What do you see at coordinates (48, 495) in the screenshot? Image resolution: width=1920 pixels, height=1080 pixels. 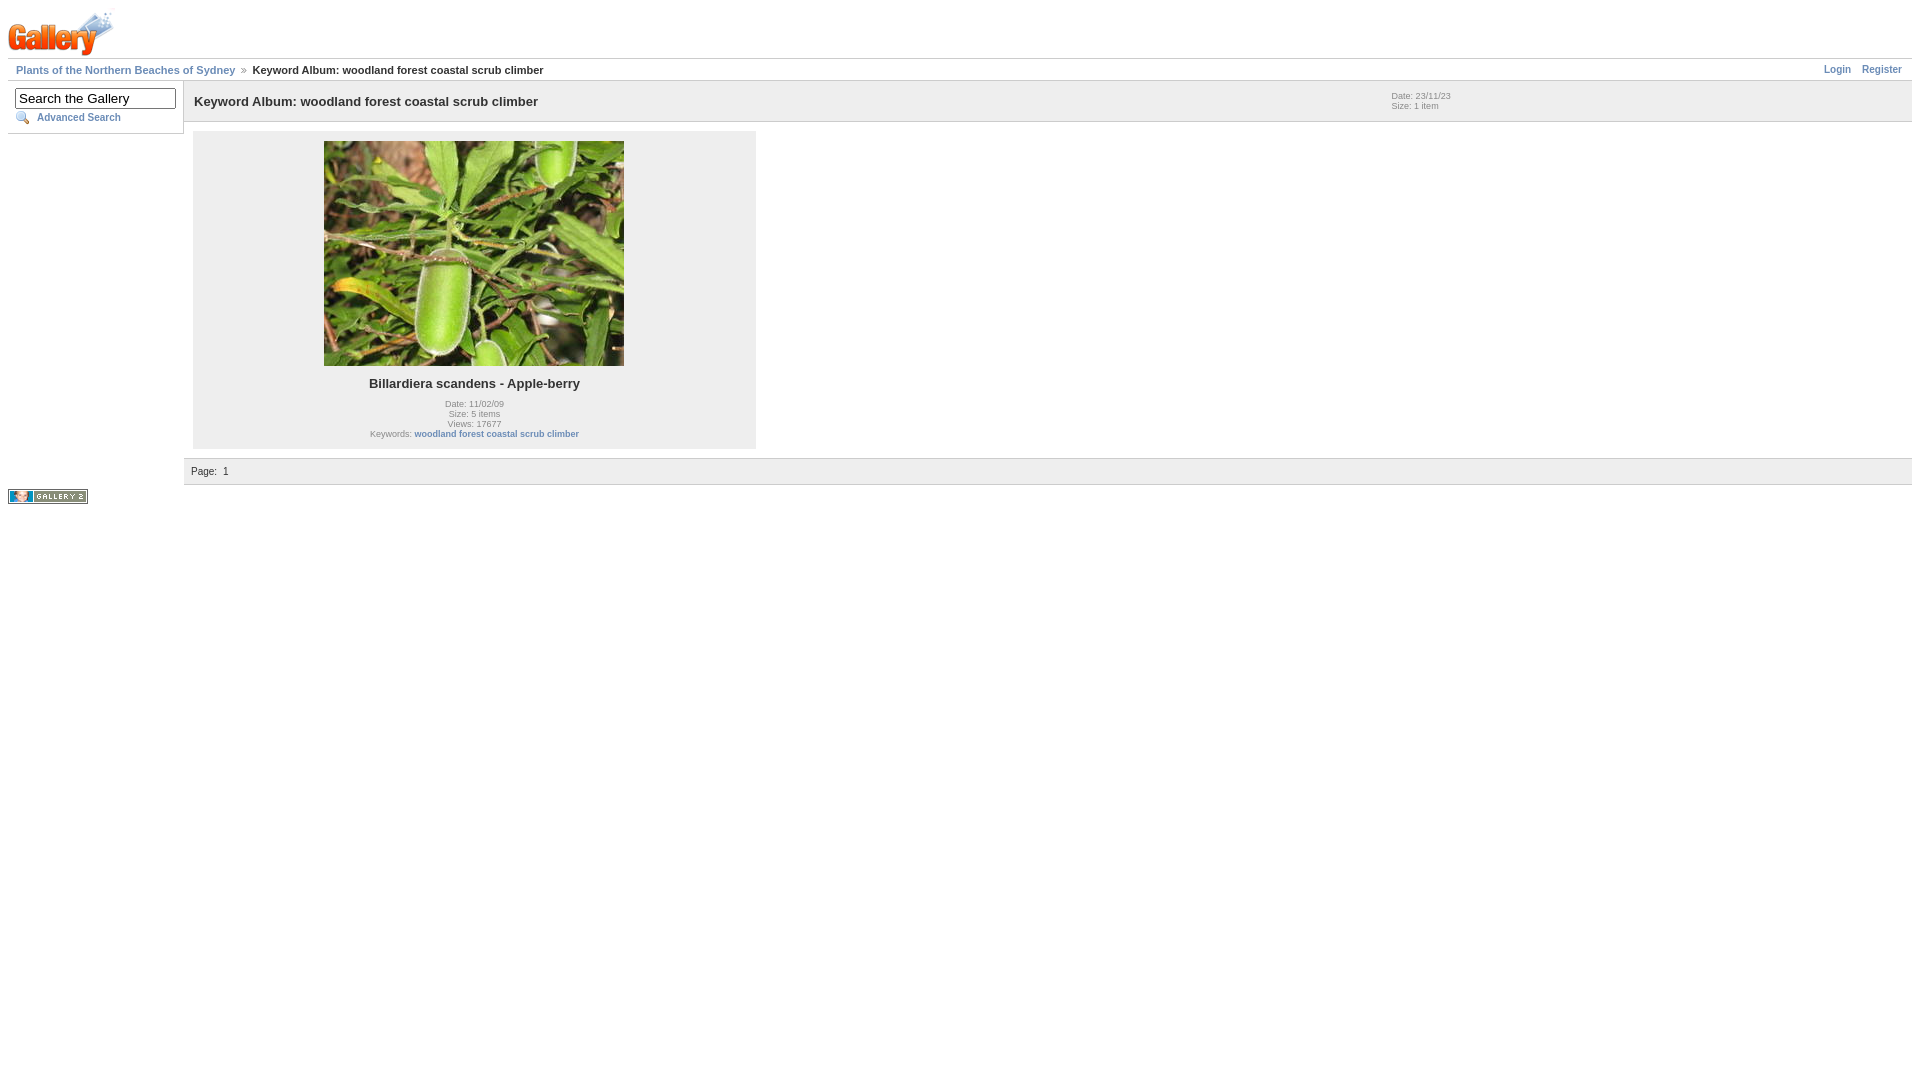 I see `'Powered by Gallery v2.2'` at bounding box center [48, 495].